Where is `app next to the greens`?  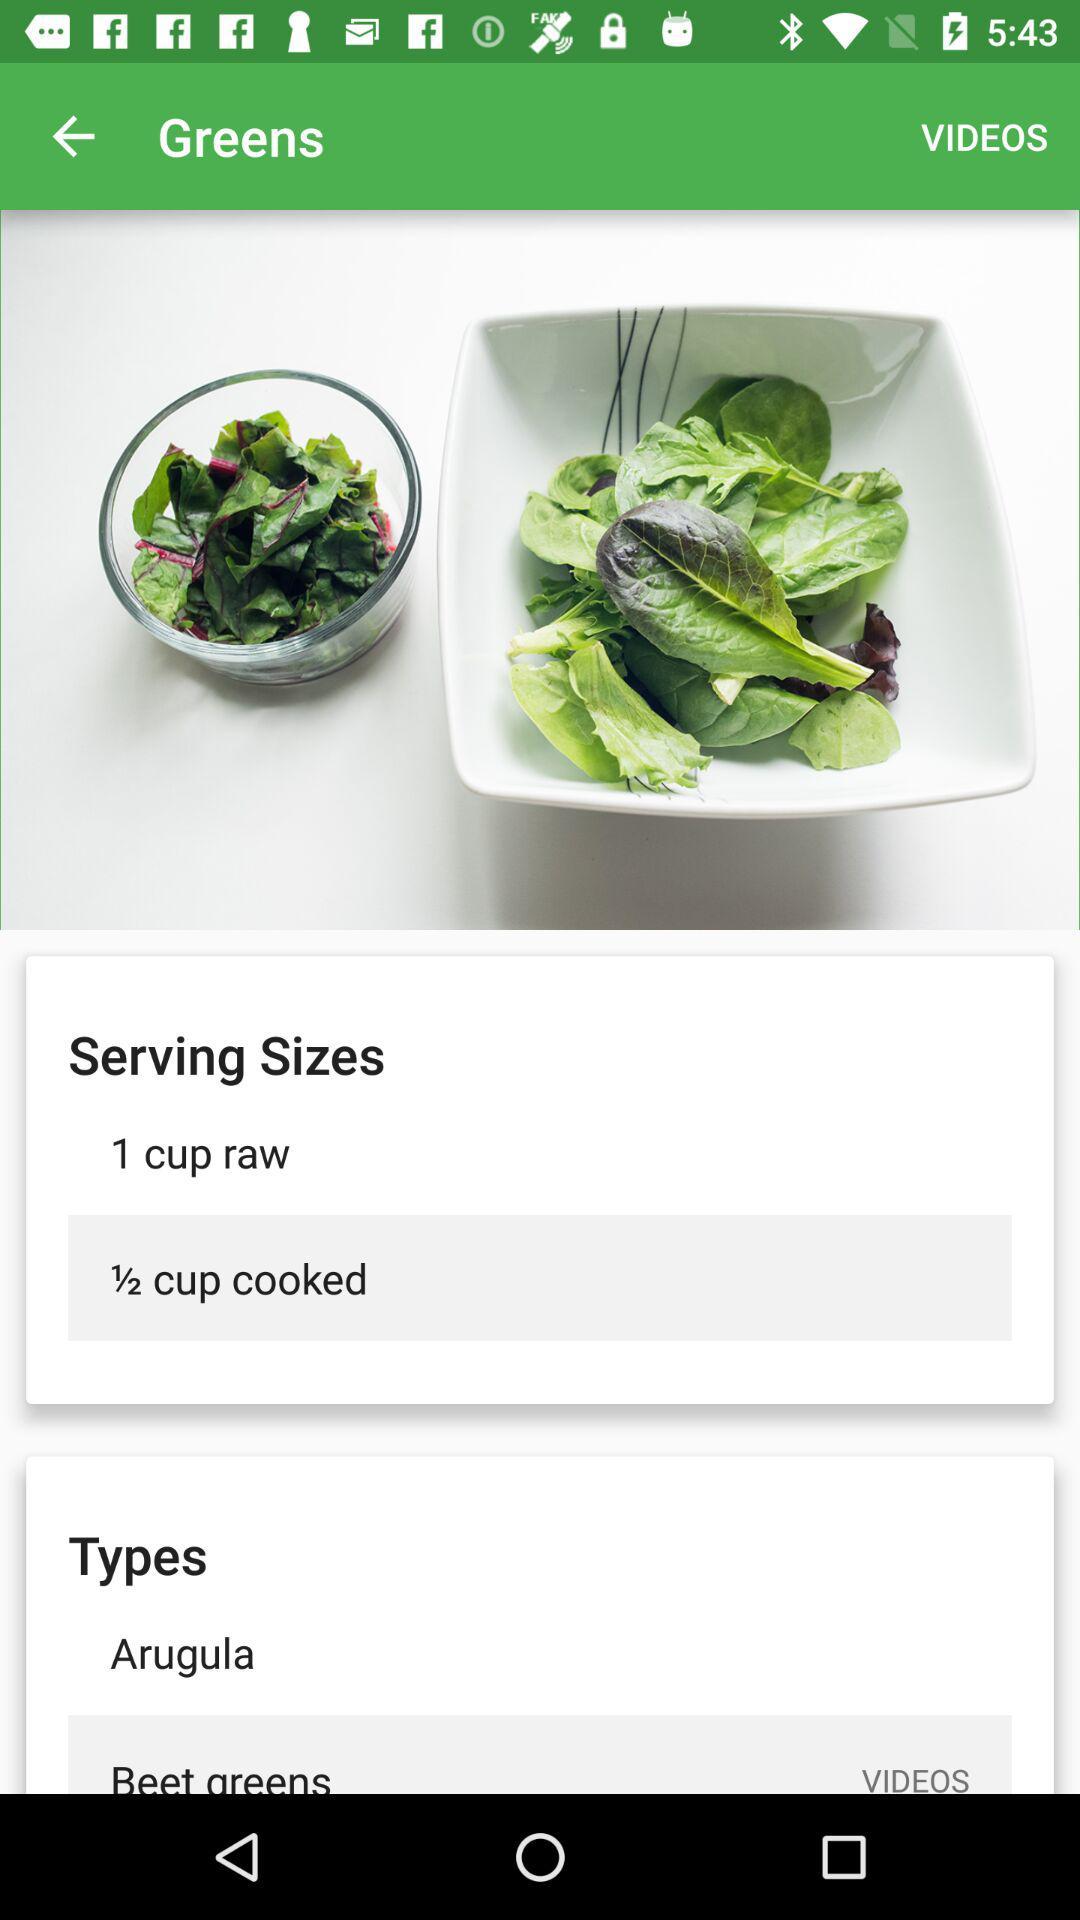
app next to the greens is located at coordinates (72, 135).